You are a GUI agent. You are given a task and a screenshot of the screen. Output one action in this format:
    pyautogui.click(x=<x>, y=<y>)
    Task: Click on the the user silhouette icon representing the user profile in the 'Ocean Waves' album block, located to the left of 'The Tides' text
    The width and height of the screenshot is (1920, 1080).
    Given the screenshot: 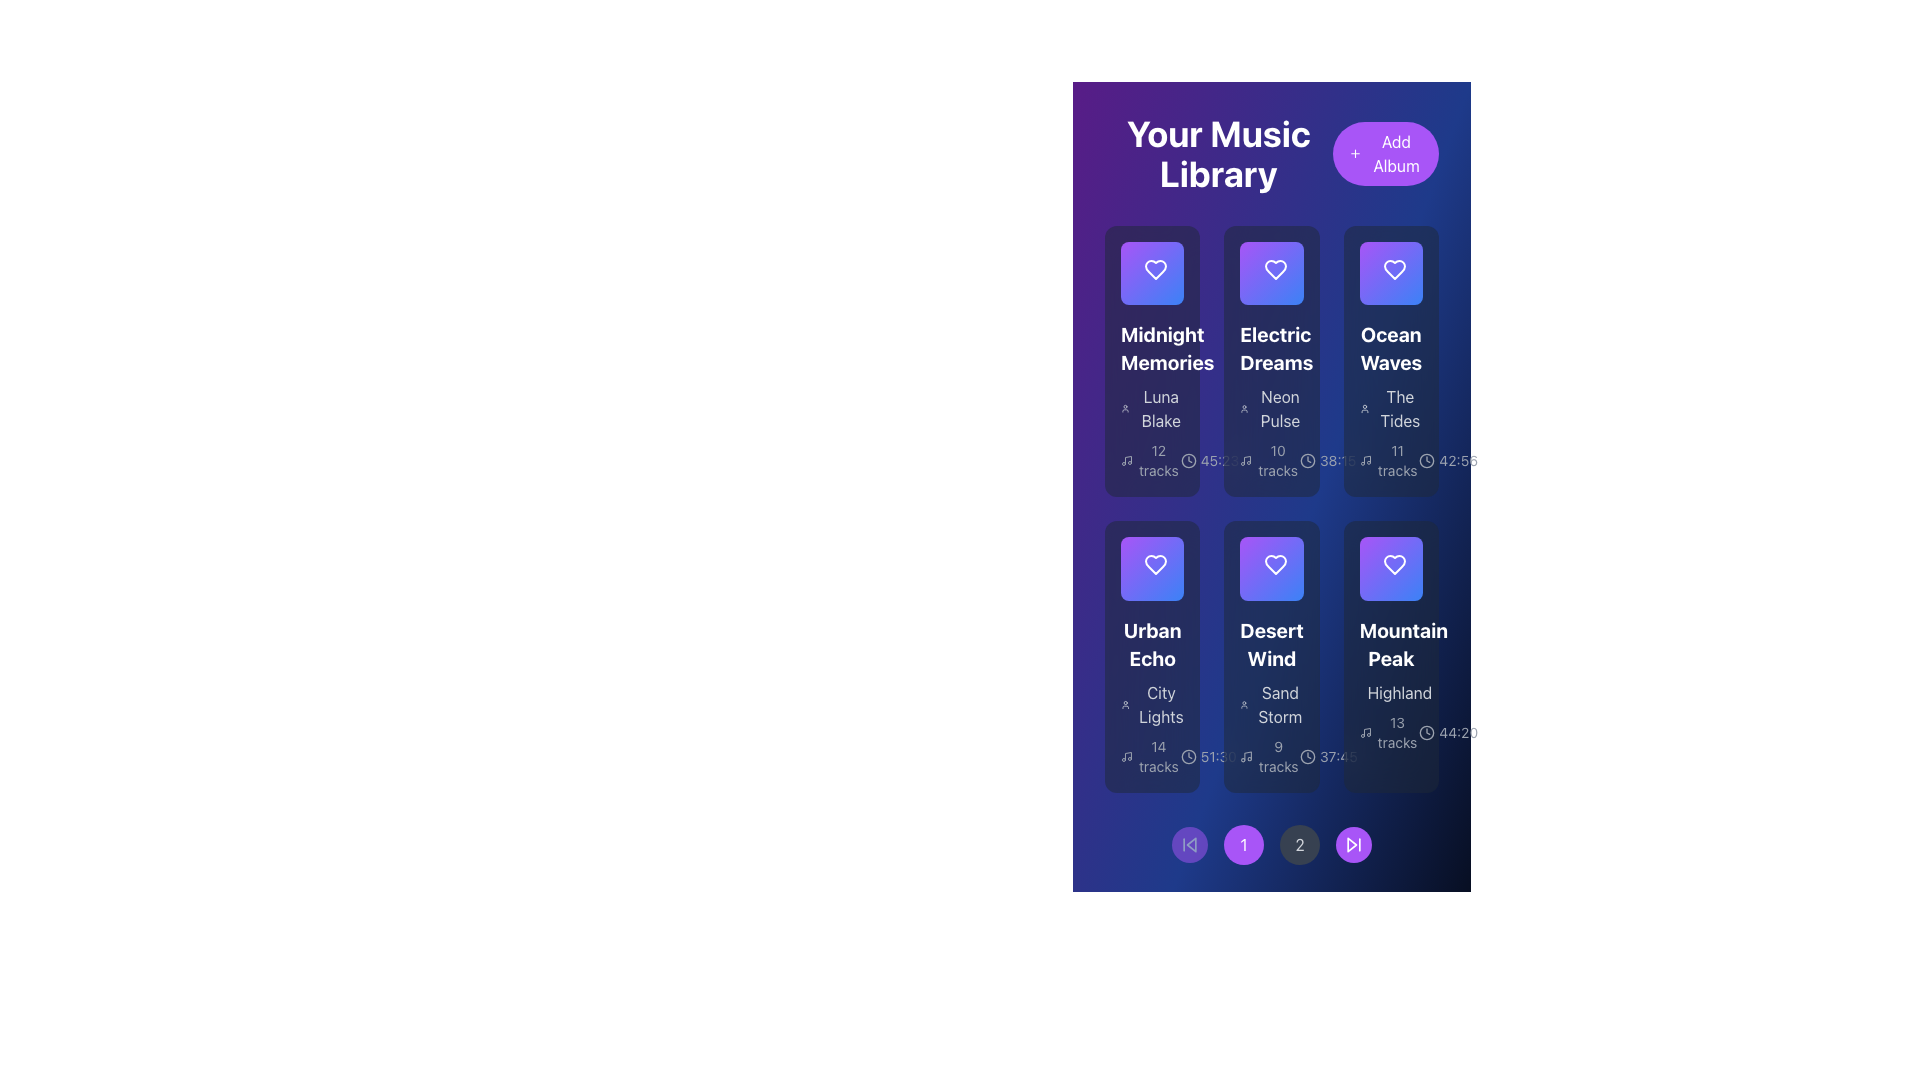 What is the action you would take?
    pyautogui.click(x=1363, y=408)
    